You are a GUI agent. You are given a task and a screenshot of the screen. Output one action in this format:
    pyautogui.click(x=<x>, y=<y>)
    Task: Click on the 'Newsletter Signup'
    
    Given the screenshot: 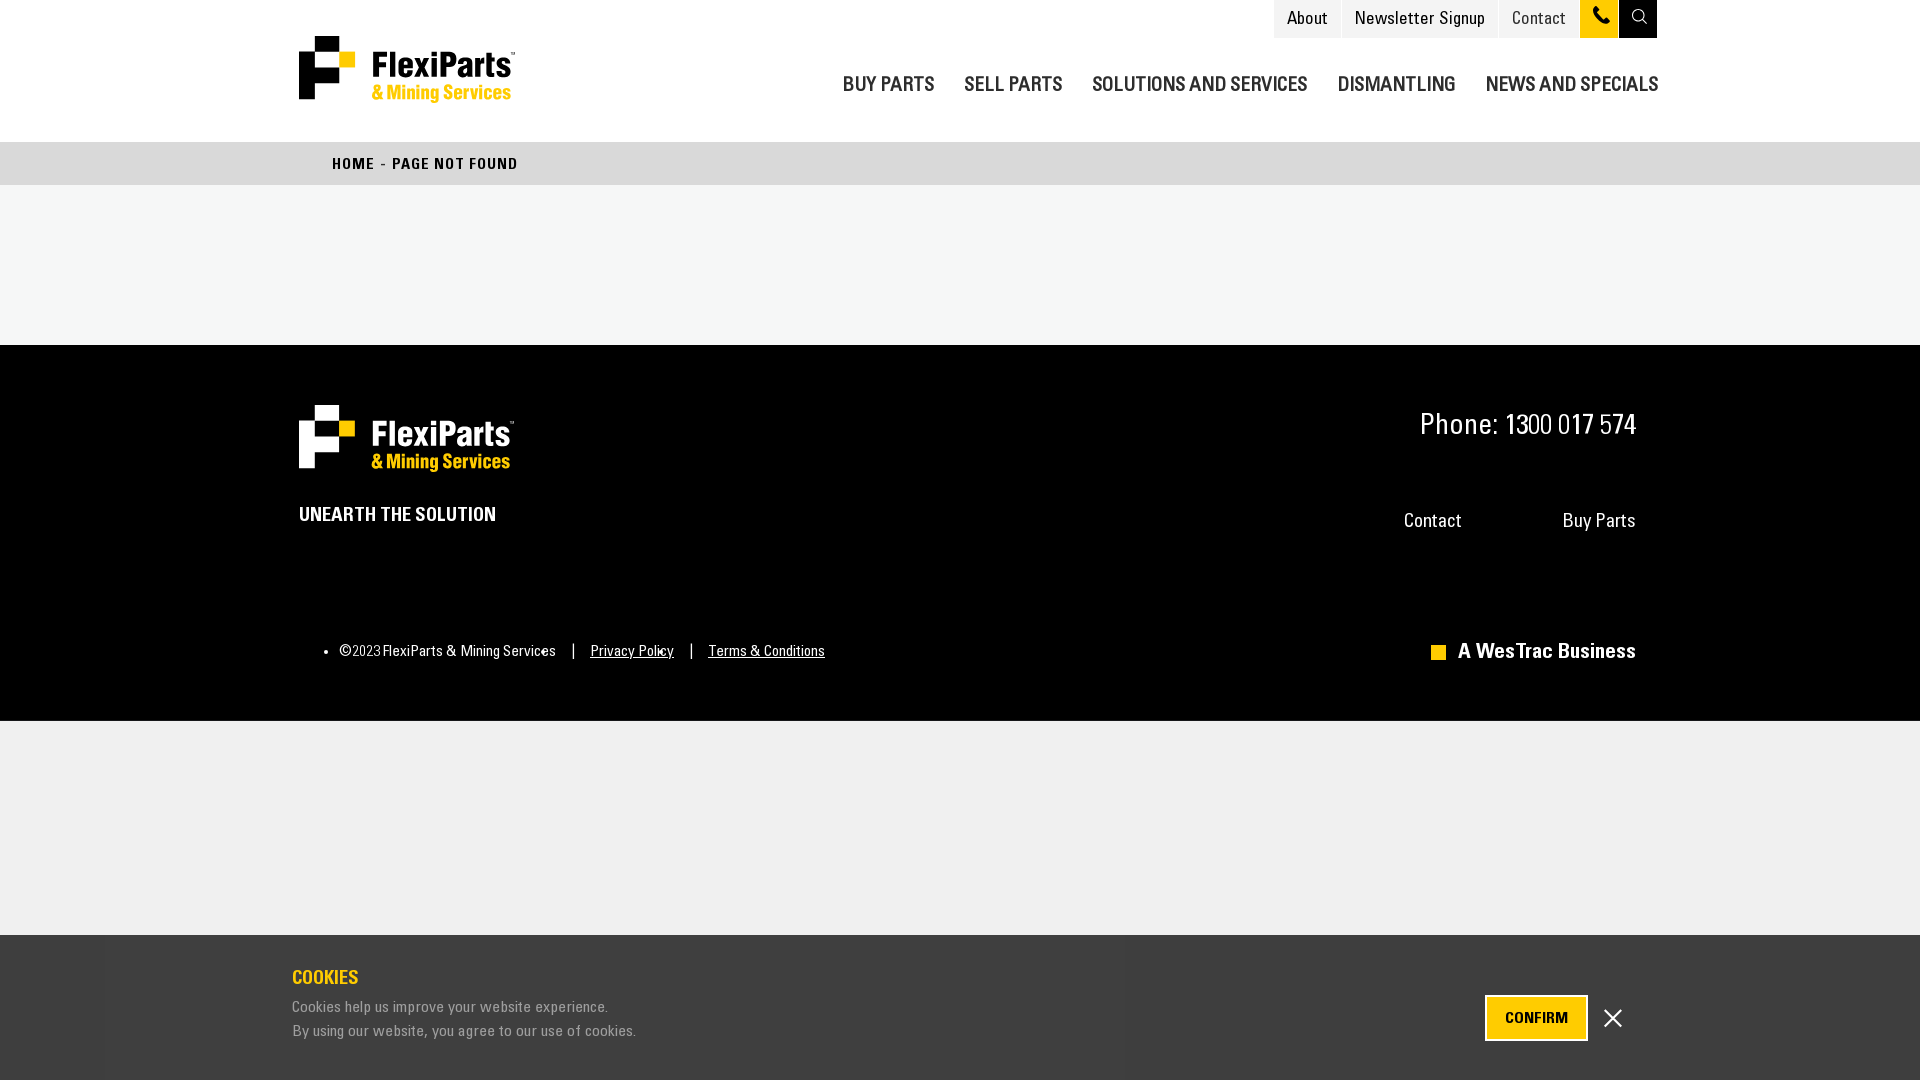 What is the action you would take?
    pyautogui.click(x=1419, y=18)
    